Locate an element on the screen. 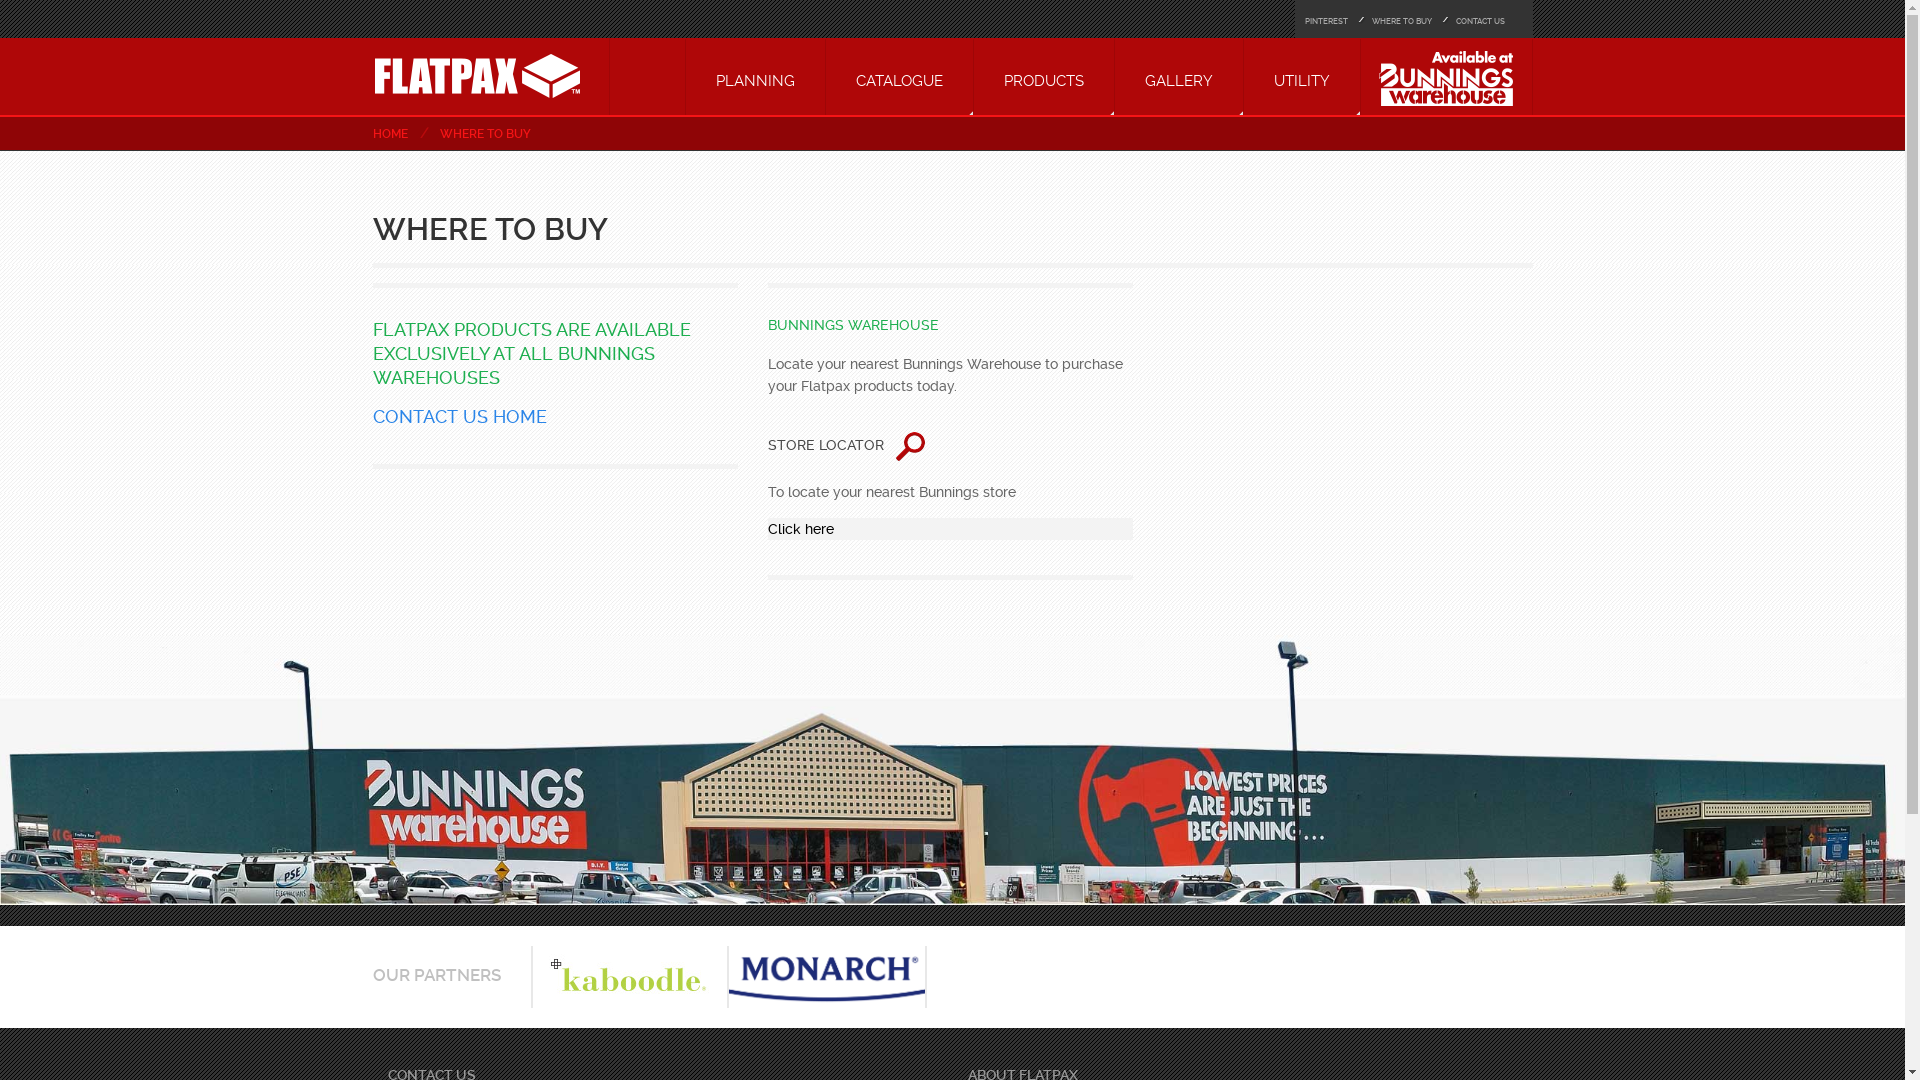  'STORE LOCATOR  ' is located at coordinates (767, 445).